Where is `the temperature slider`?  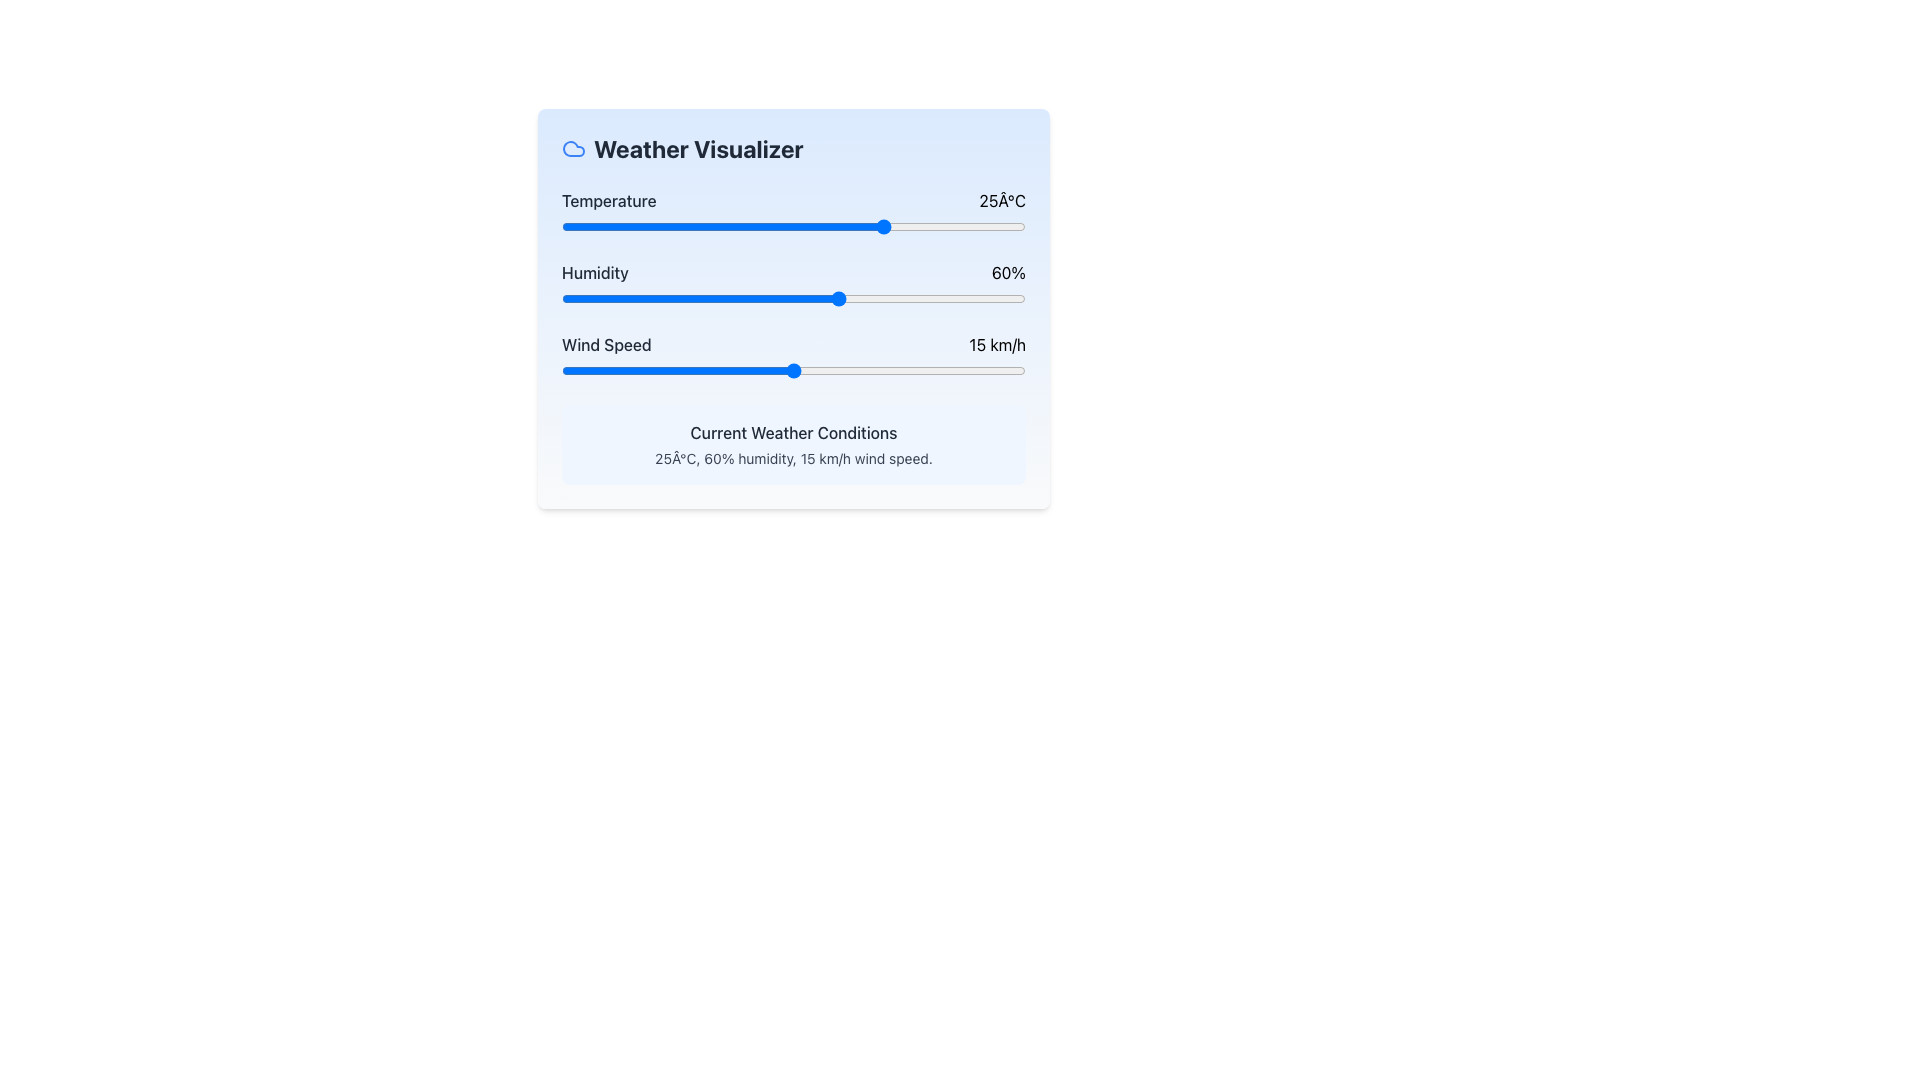 the temperature slider is located at coordinates (635, 226).